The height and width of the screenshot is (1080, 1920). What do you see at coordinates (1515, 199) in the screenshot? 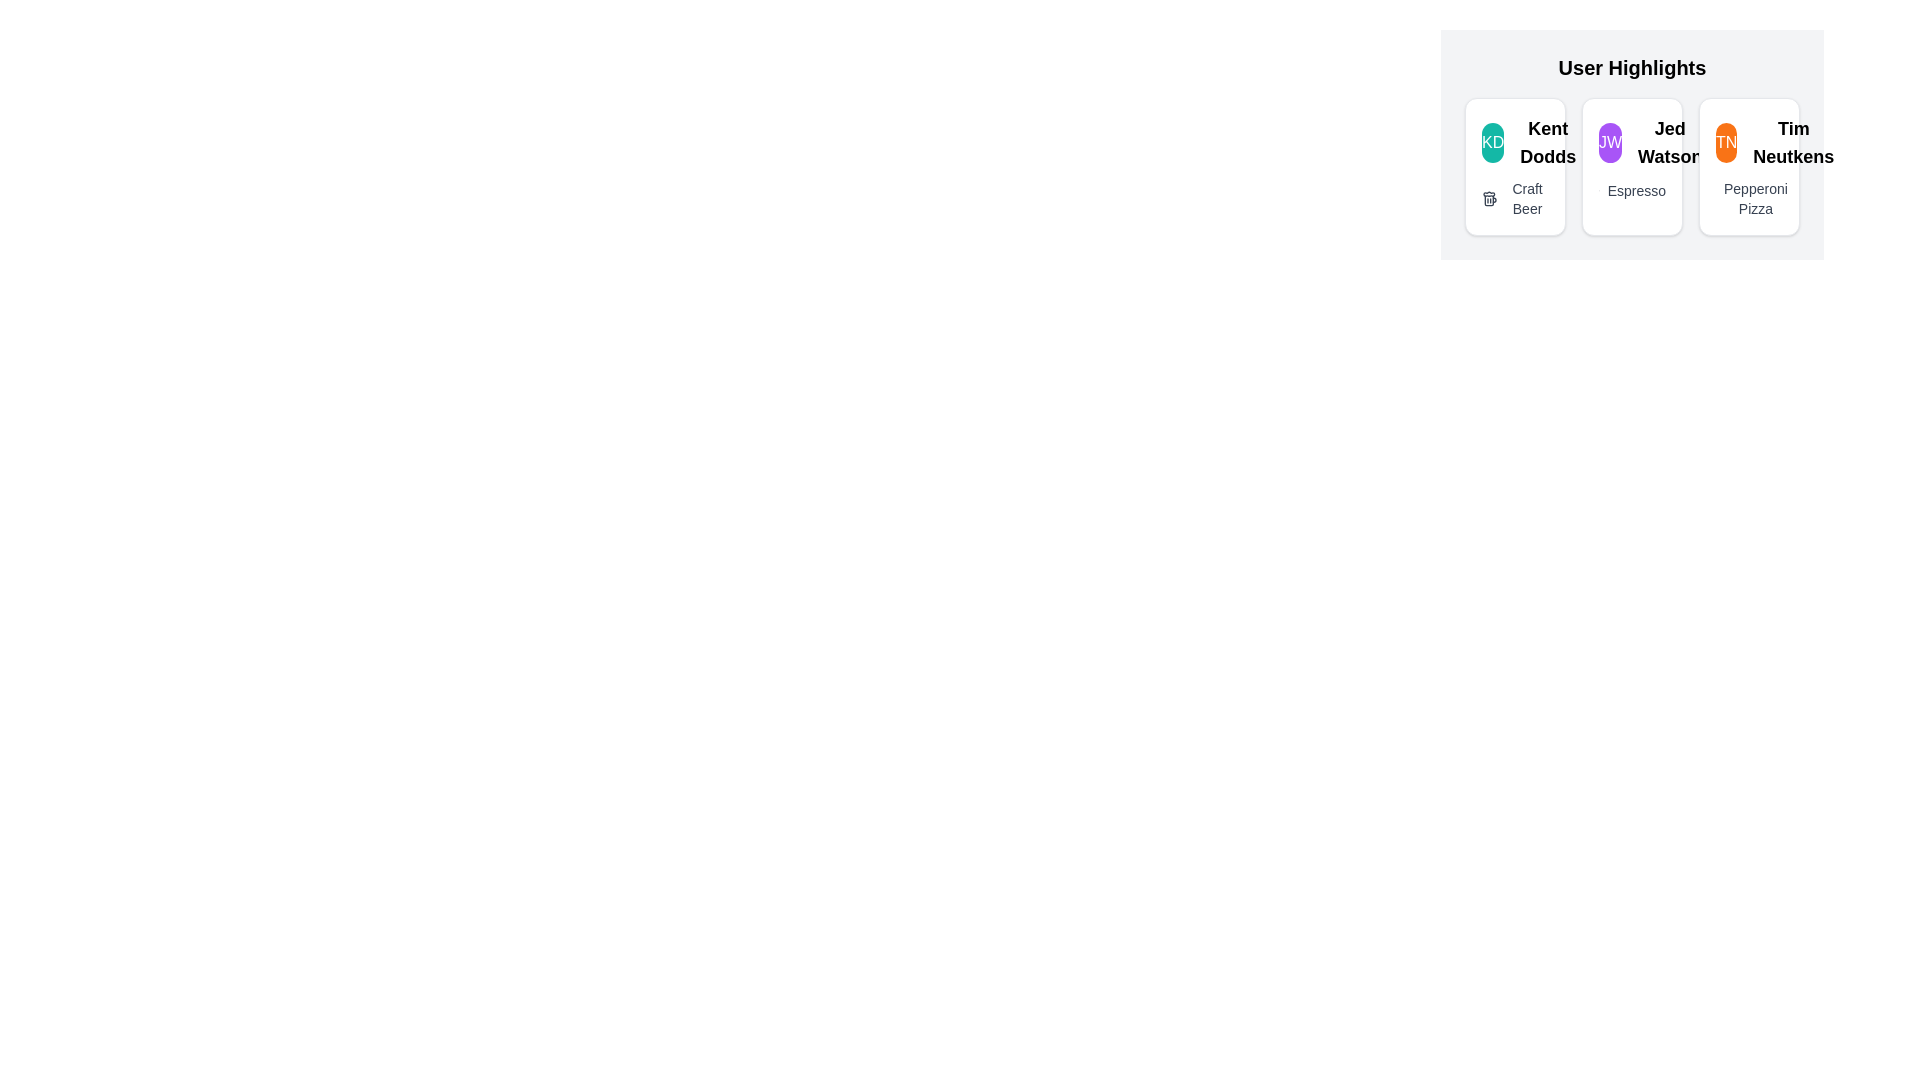
I see `the icon associated with the 'Craft Beer' text for user 'Kent Dodds', which is located below the user's name` at bounding box center [1515, 199].